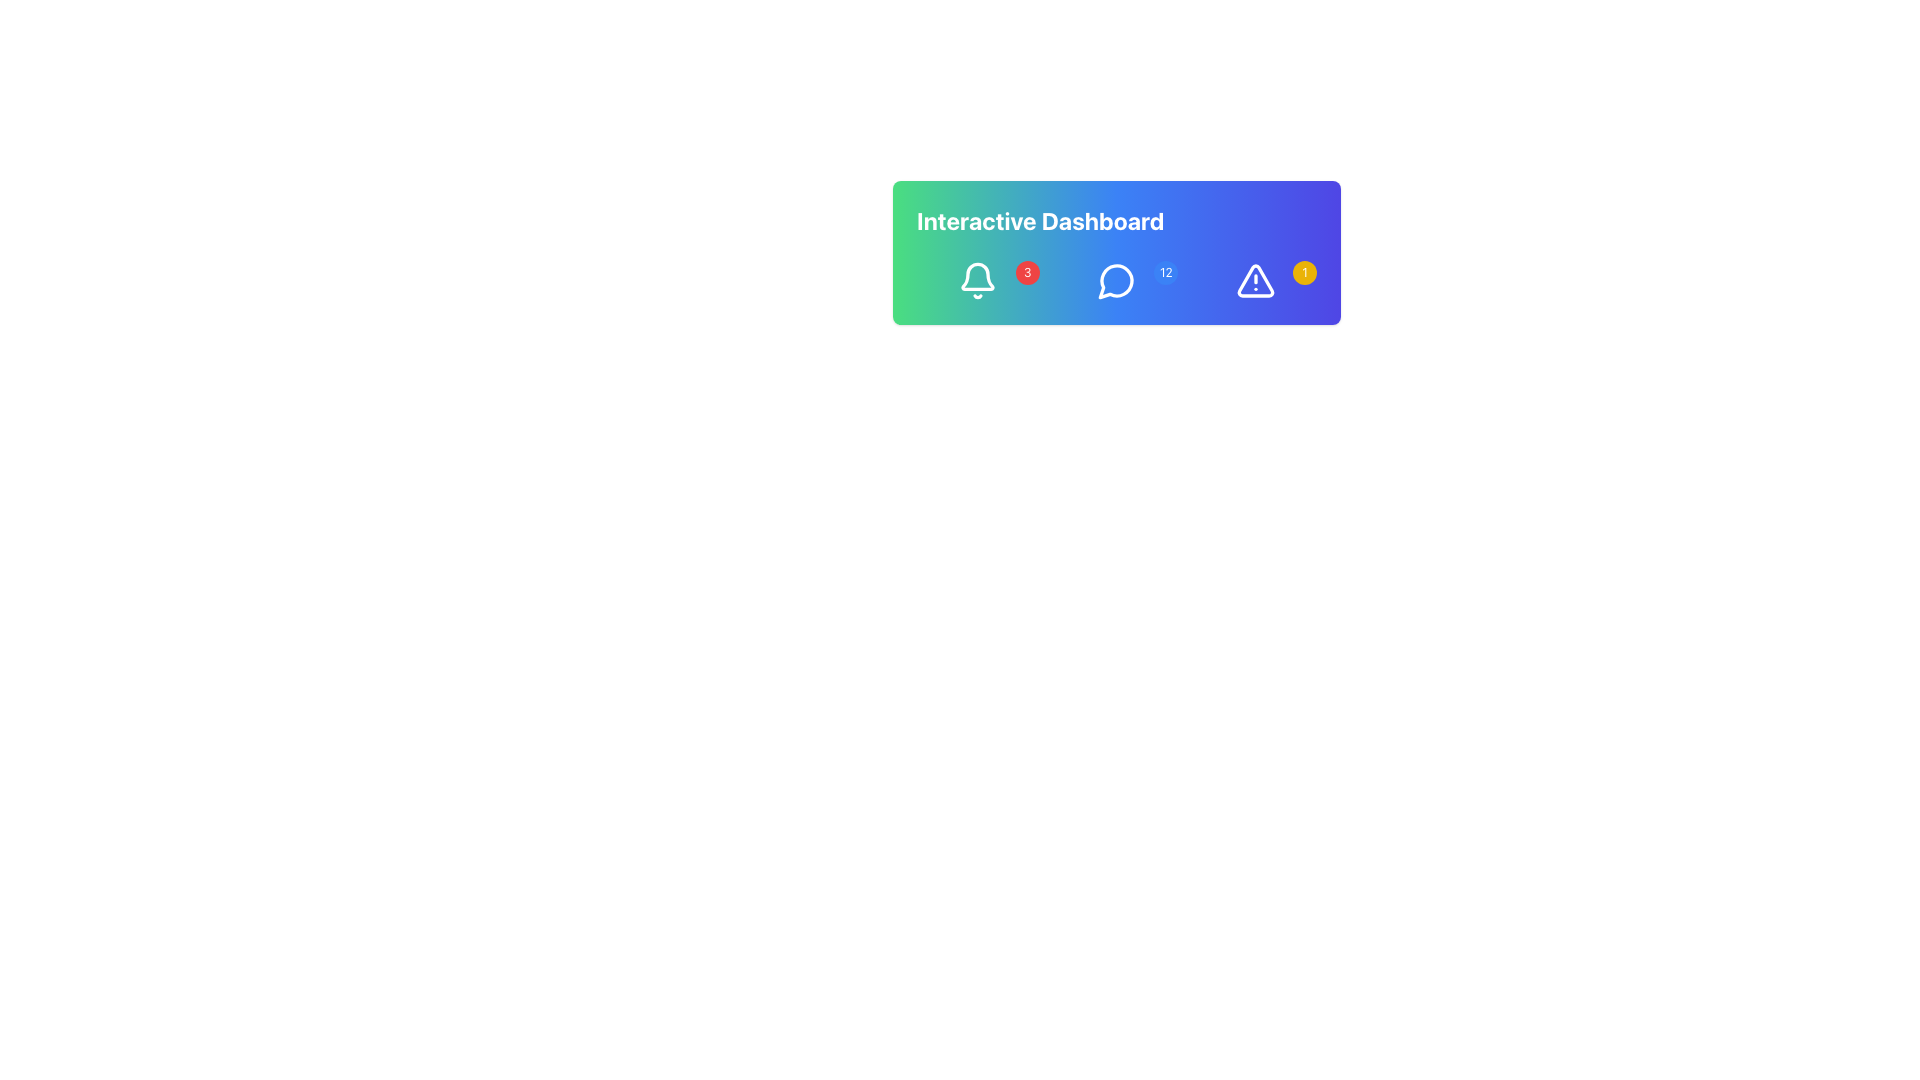 This screenshot has height=1080, width=1920. What do you see at coordinates (978, 281) in the screenshot?
I see `the notification indicator icon located in the upper section of the interface` at bounding box center [978, 281].